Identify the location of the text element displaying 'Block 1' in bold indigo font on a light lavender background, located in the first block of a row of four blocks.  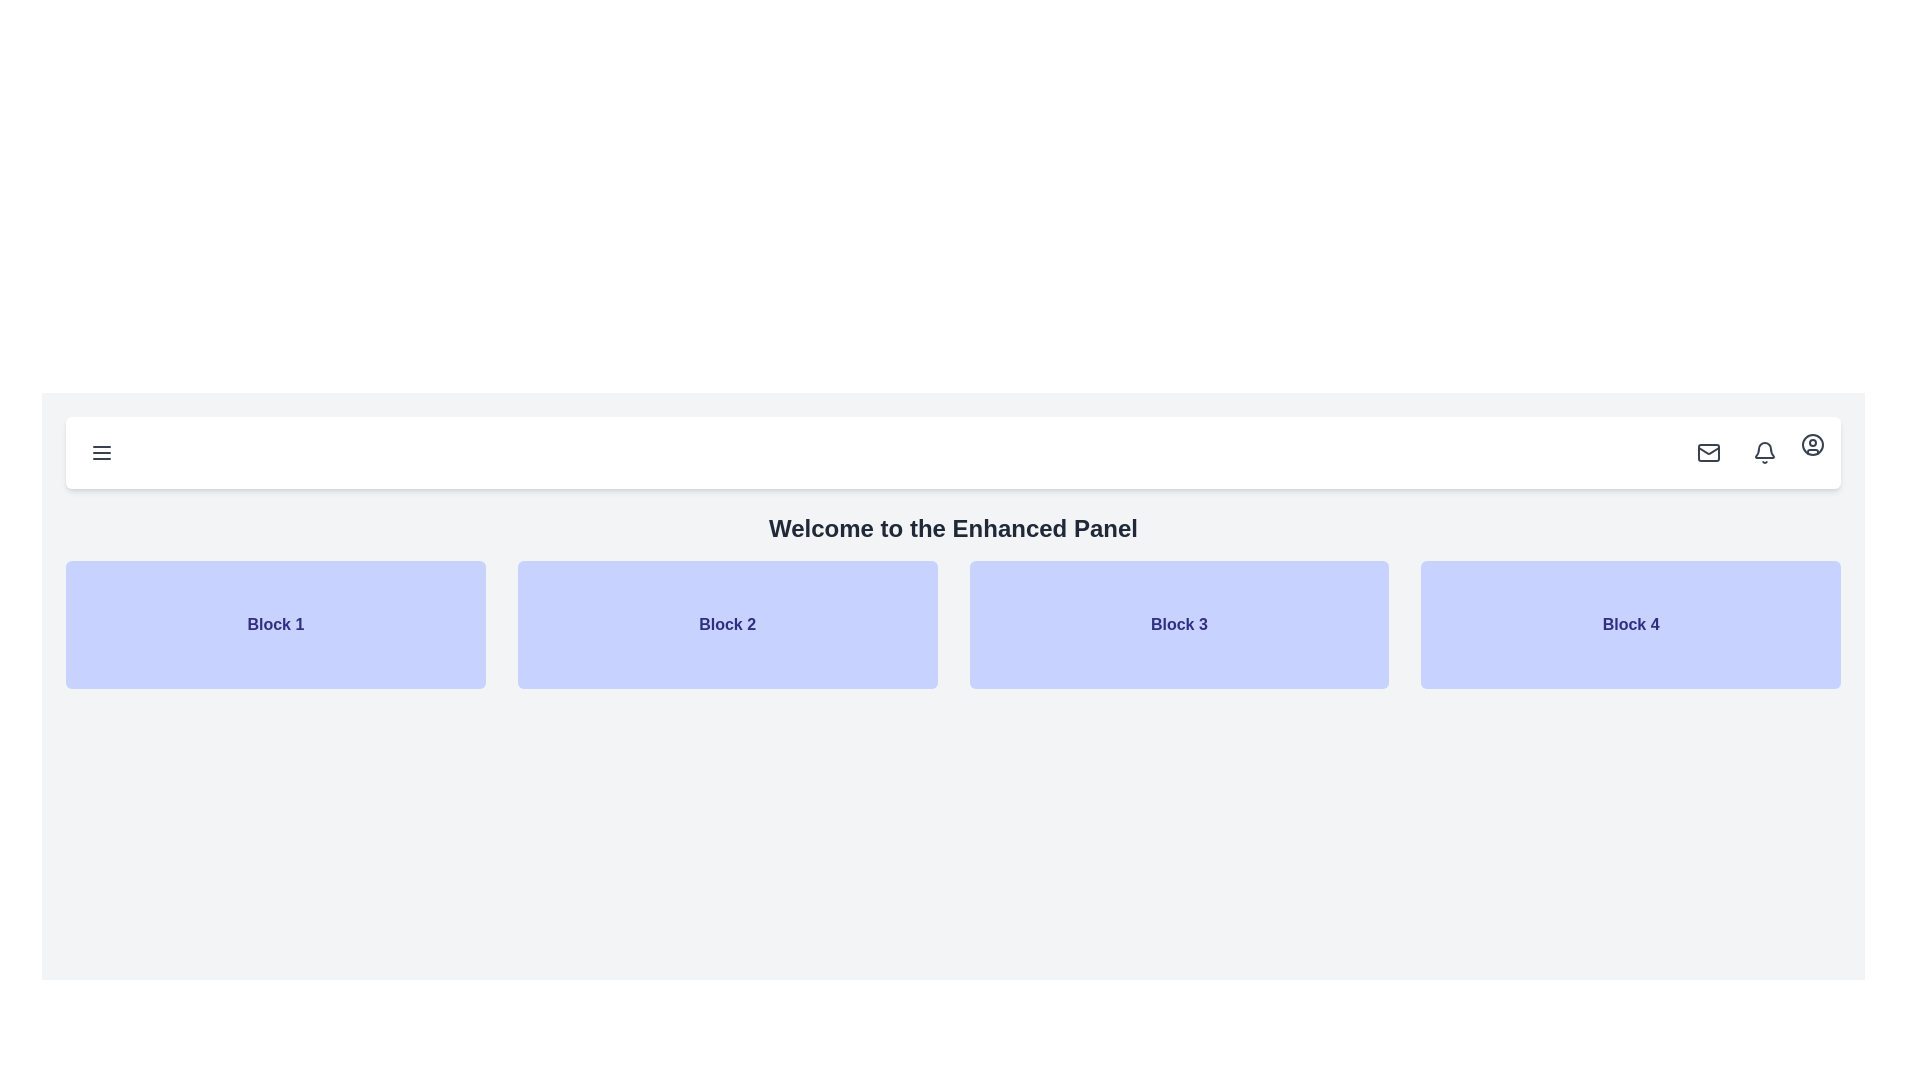
(274, 623).